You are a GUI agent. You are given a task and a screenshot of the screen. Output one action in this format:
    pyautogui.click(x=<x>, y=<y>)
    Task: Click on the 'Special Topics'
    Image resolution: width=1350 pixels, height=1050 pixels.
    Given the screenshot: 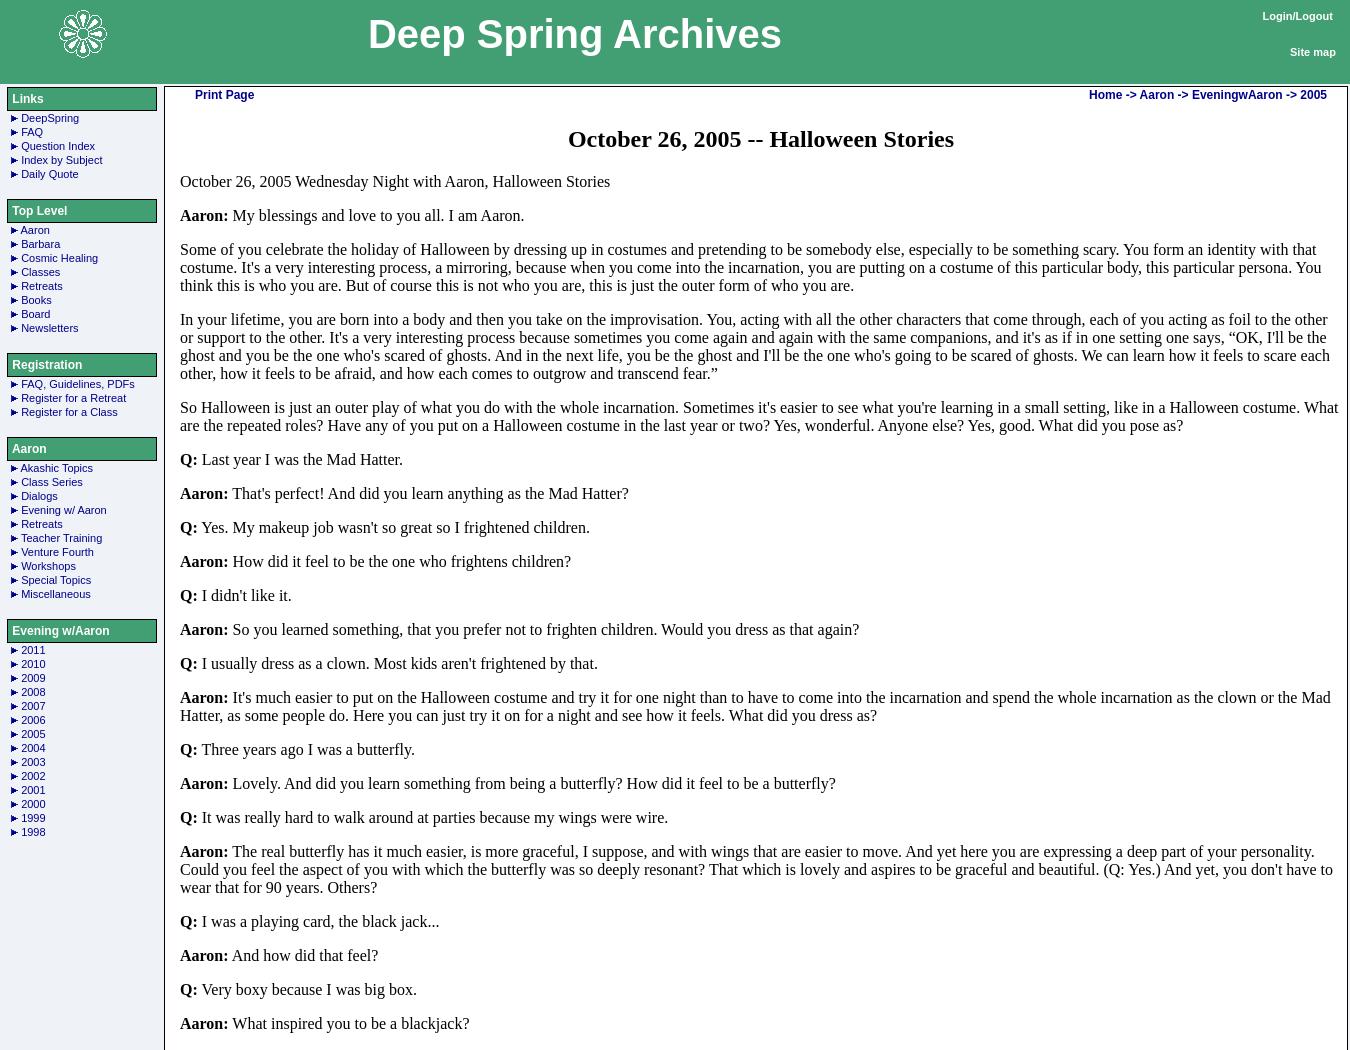 What is the action you would take?
    pyautogui.click(x=55, y=579)
    